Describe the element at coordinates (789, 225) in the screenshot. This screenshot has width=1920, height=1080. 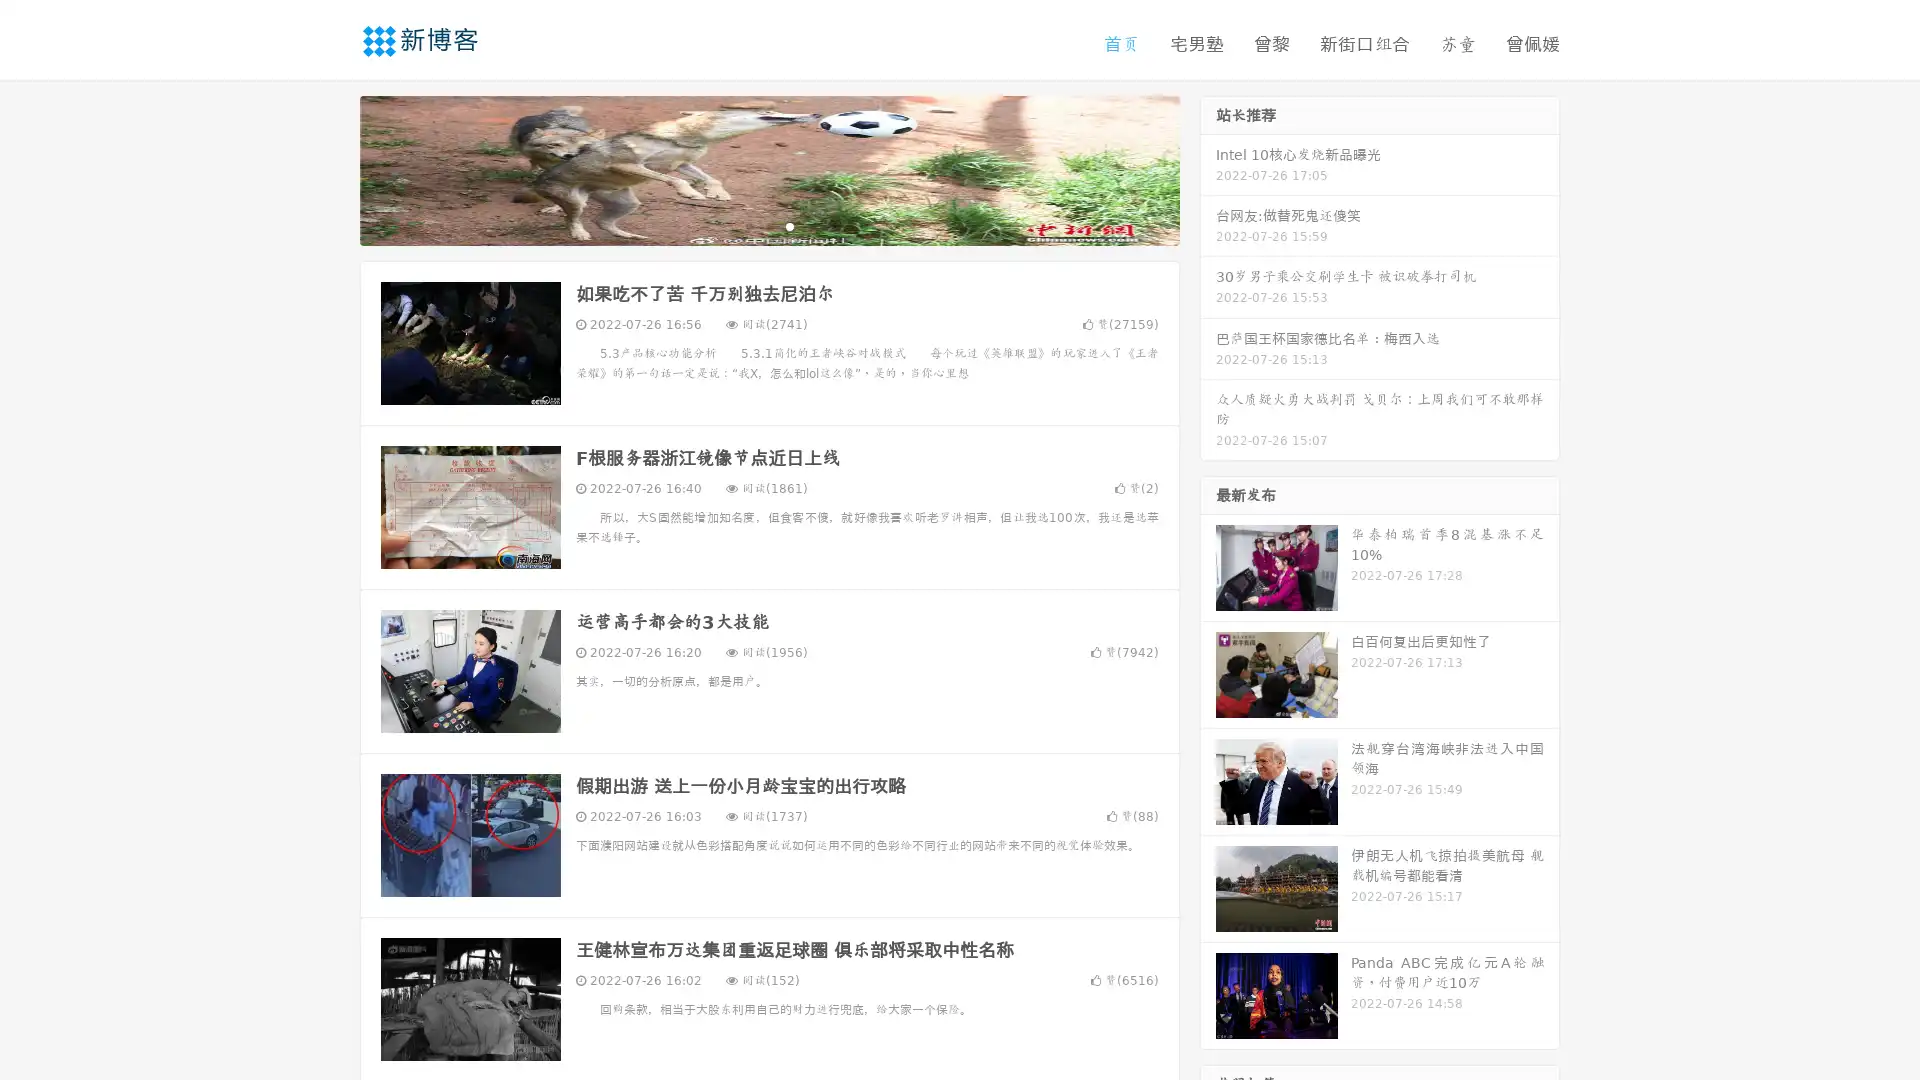
I see `Go to slide 3` at that location.